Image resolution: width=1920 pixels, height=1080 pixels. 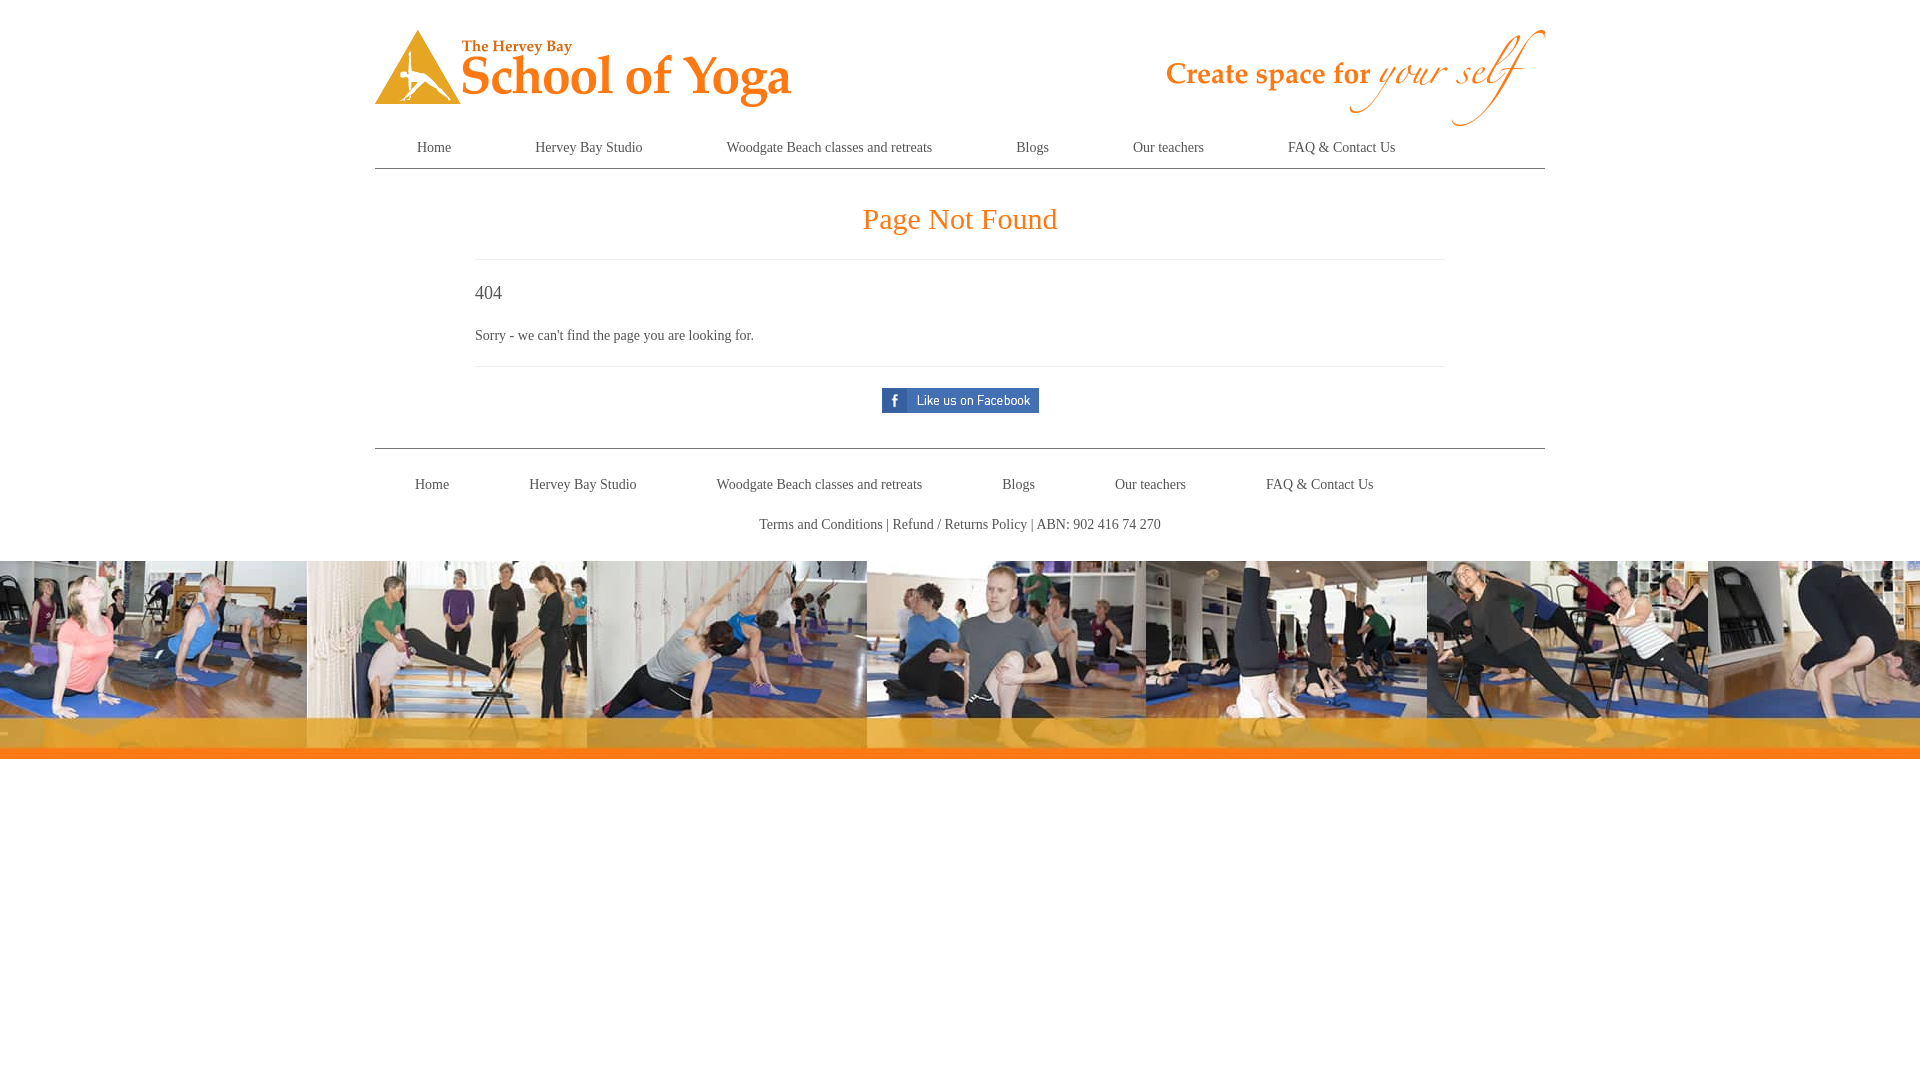 I want to click on 'Home', so click(x=432, y=146).